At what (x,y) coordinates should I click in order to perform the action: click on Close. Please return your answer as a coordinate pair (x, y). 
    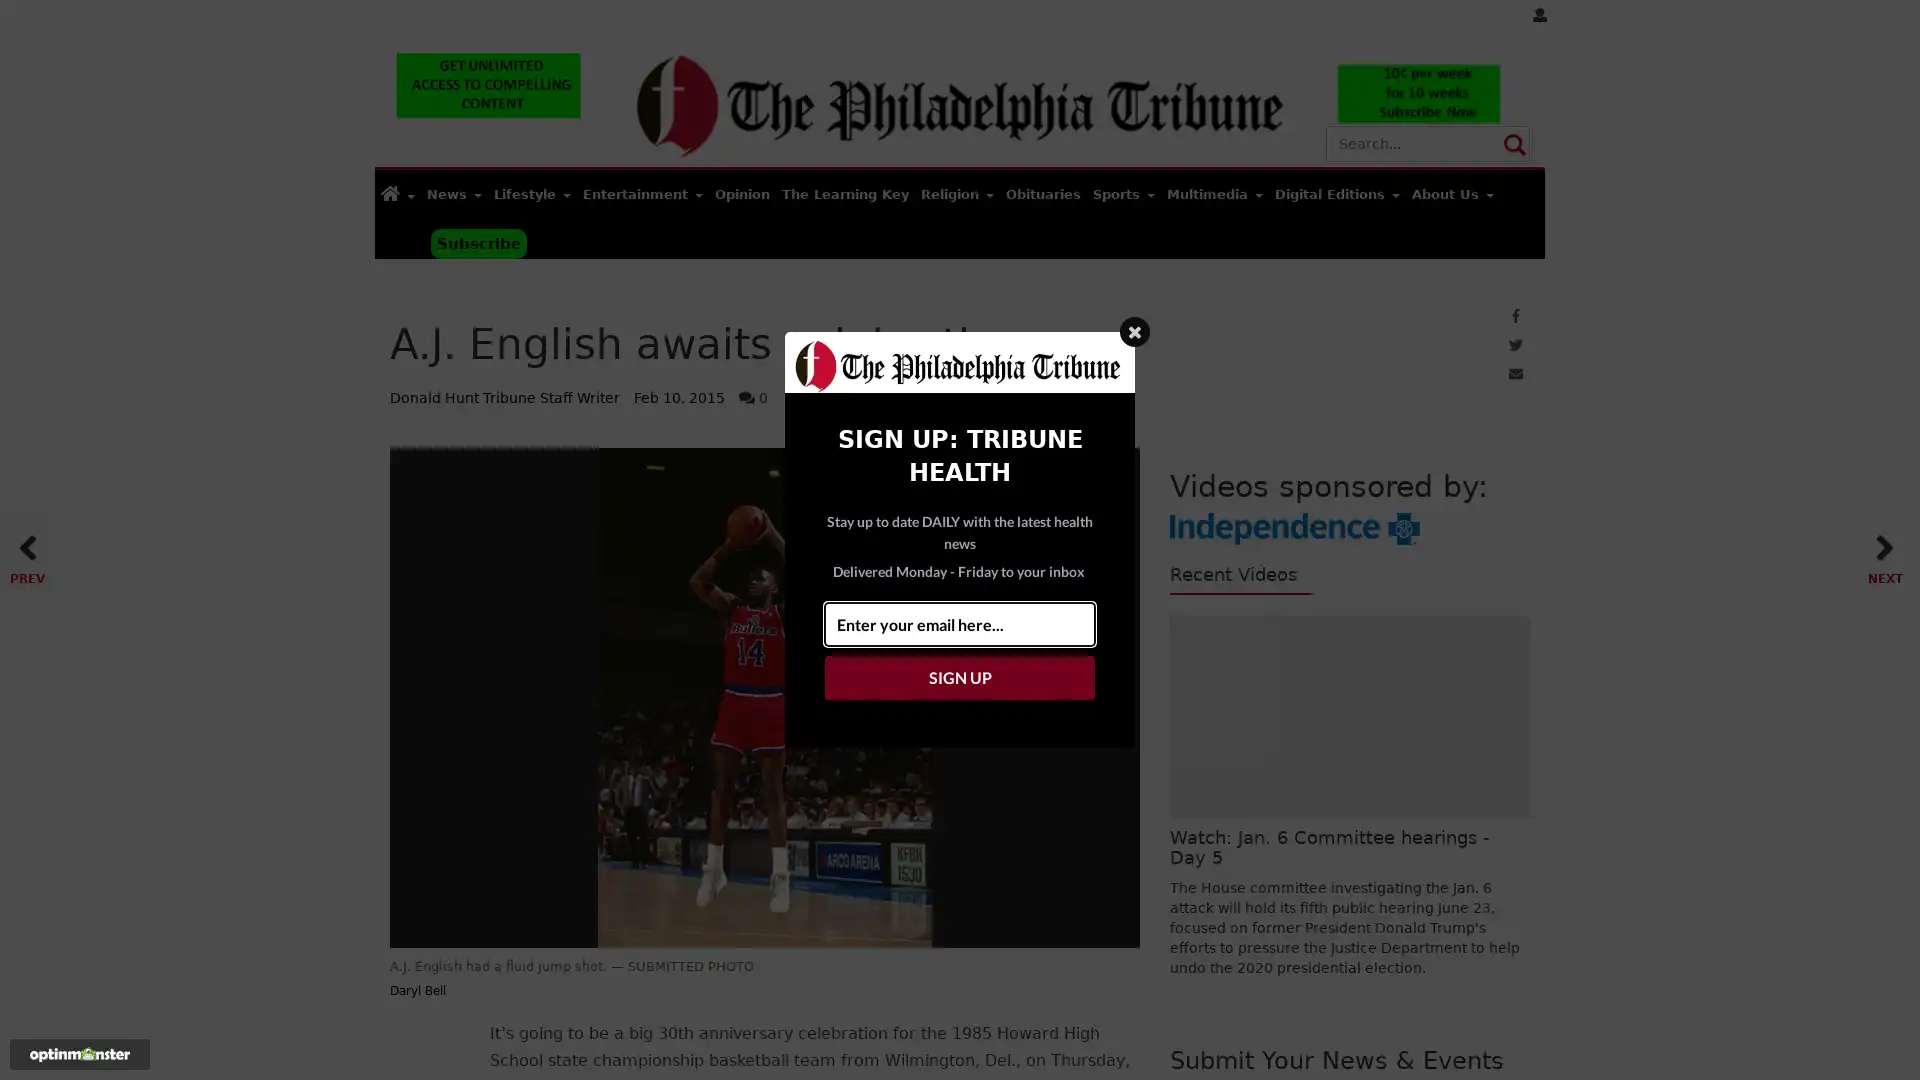
    Looking at the image, I should click on (1134, 330).